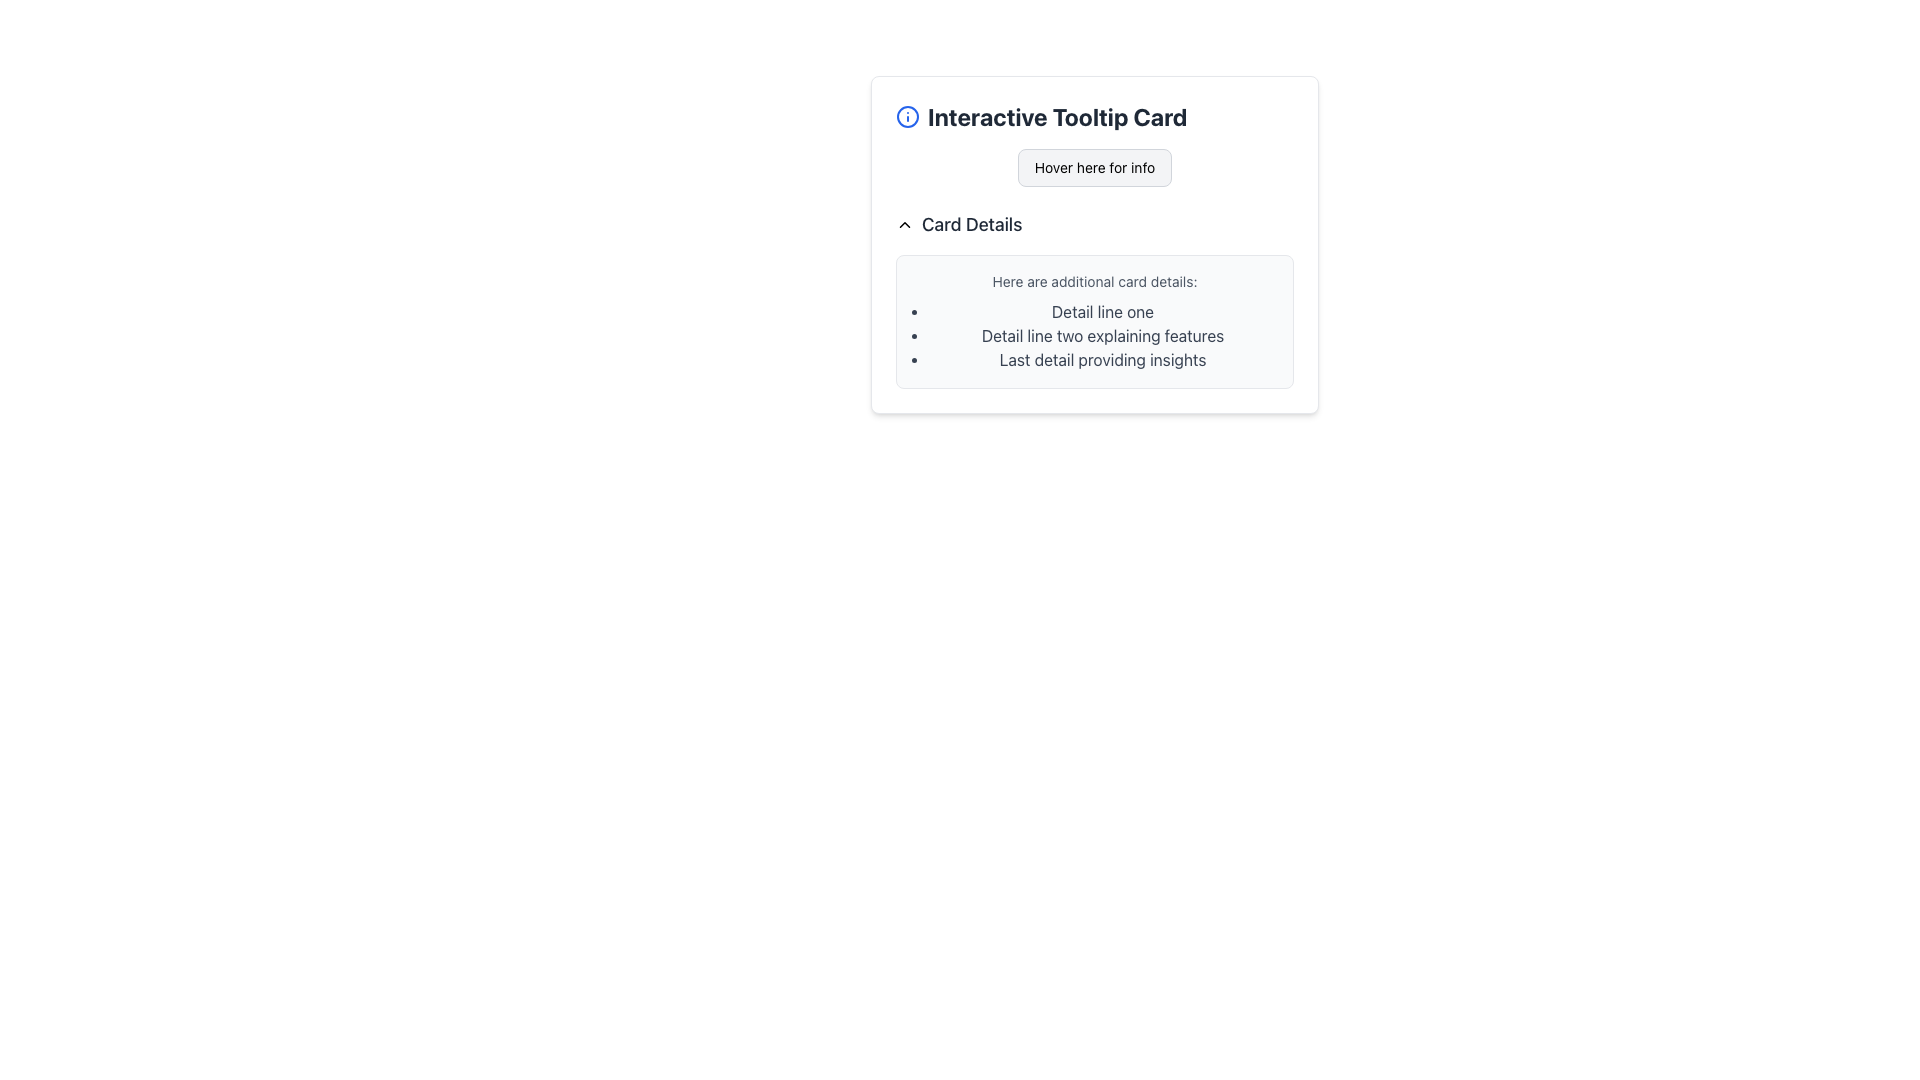  Describe the element at coordinates (1093, 334) in the screenshot. I see `the Bullet-point list element containing 'Detail line one', 'Detail line two explaining features', and 'Last detail providing insights' within the 'Card Details' section` at that location.